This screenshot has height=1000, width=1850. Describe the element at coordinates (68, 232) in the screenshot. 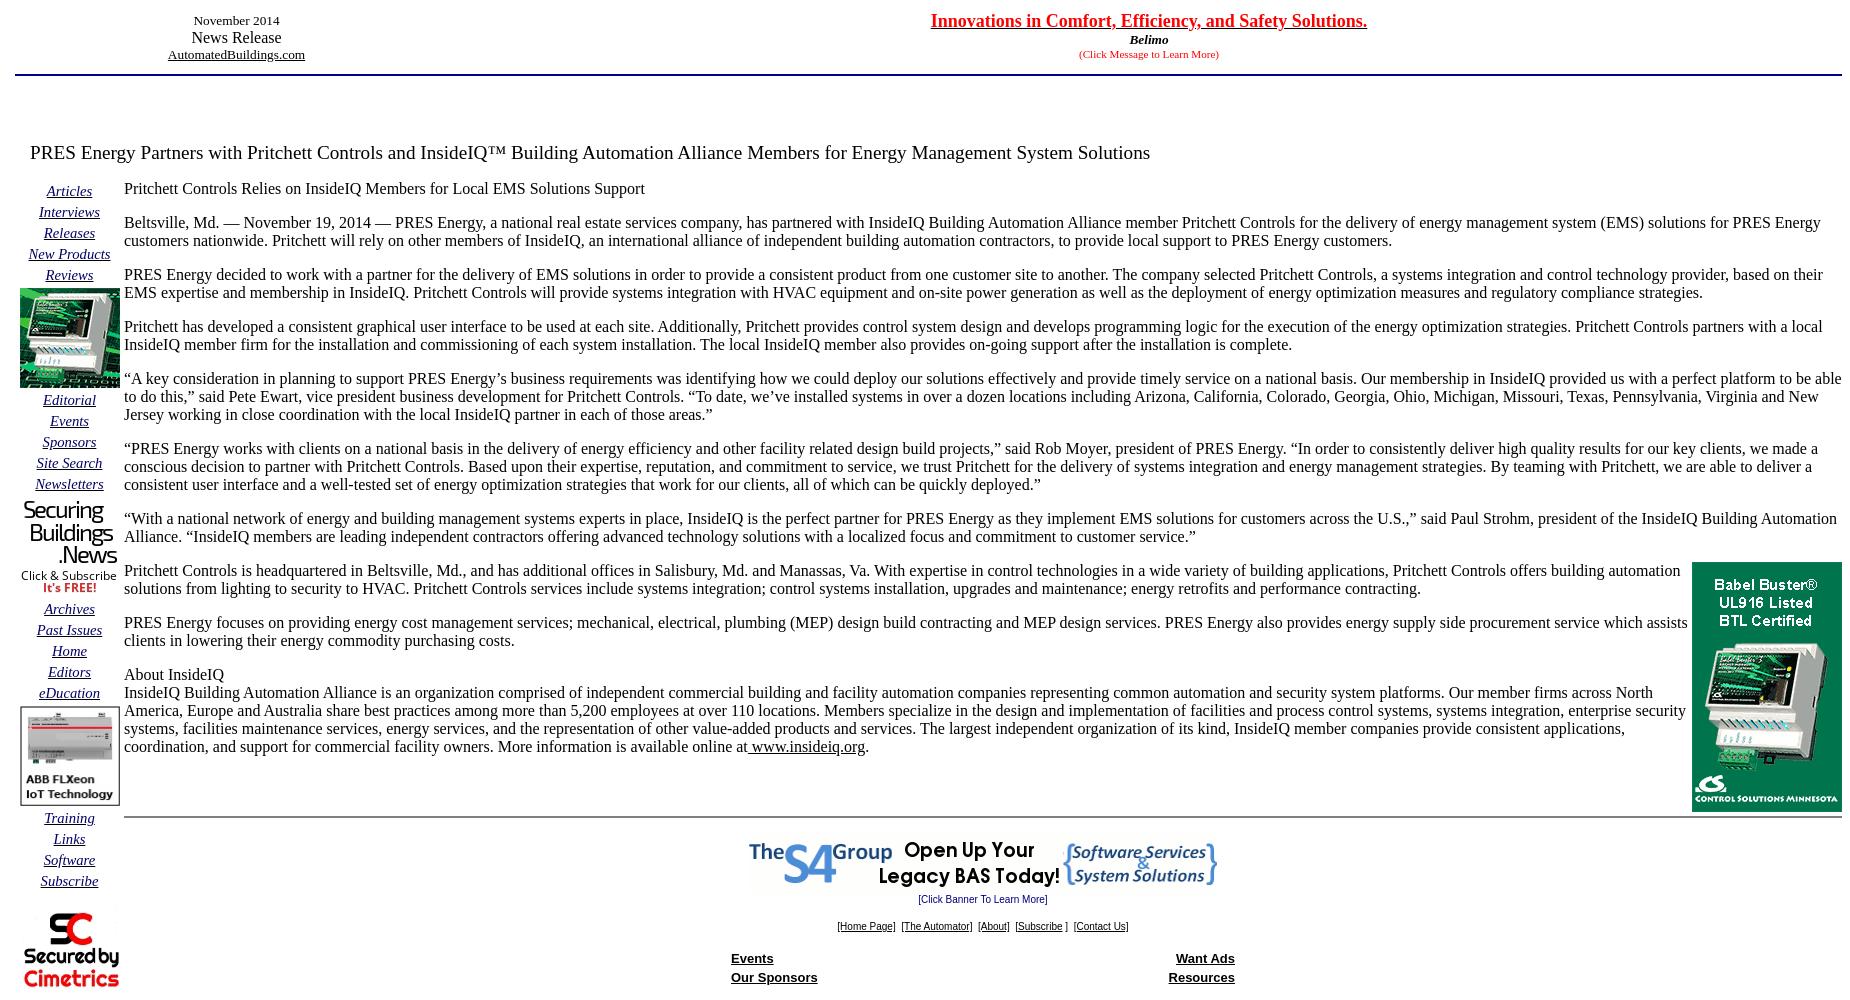

I see `'Releases'` at that location.